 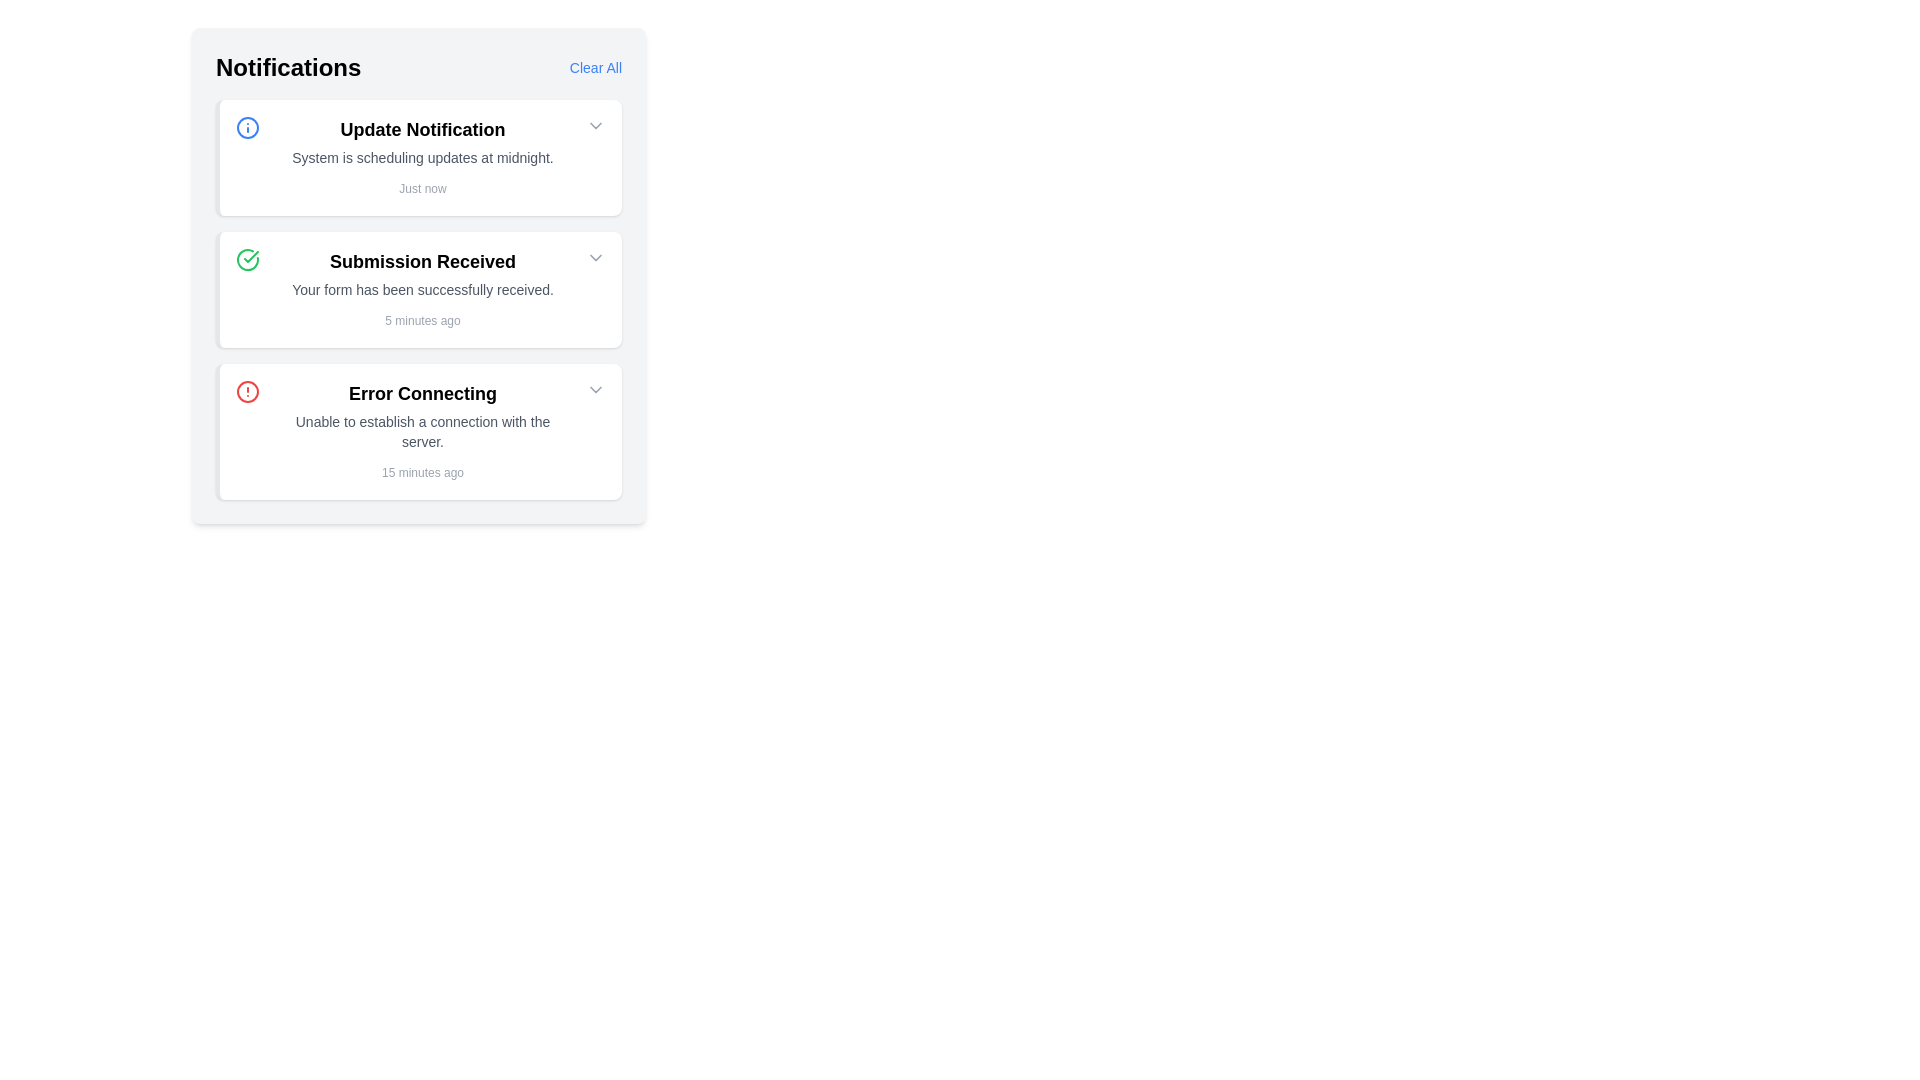 What do you see at coordinates (421, 289) in the screenshot?
I see `the second Notification block, which informs the user about the successful submission of a form, located in the main notifications list` at bounding box center [421, 289].